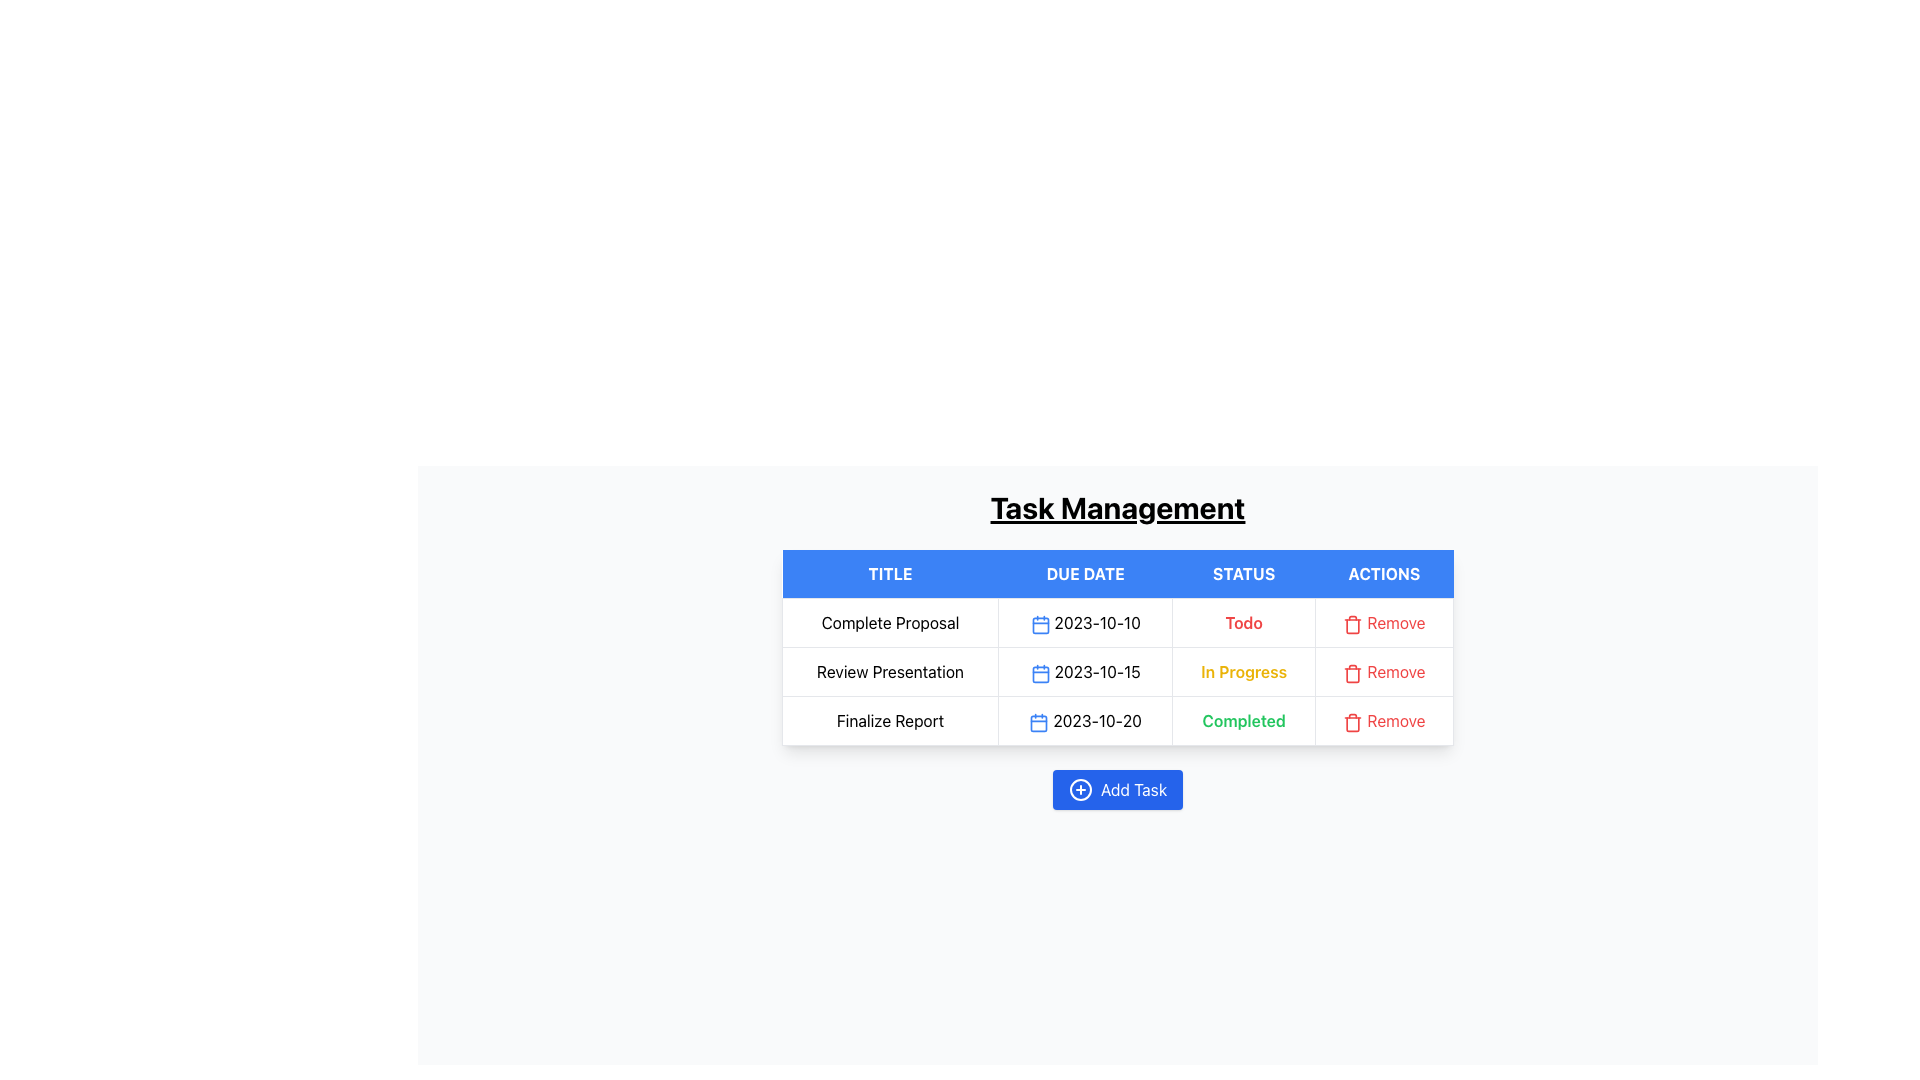 Image resolution: width=1920 pixels, height=1080 pixels. Describe the element at coordinates (1382, 622) in the screenshot. I see `the delete button in the 'Actions' column of the first row in the task management table` at that location.